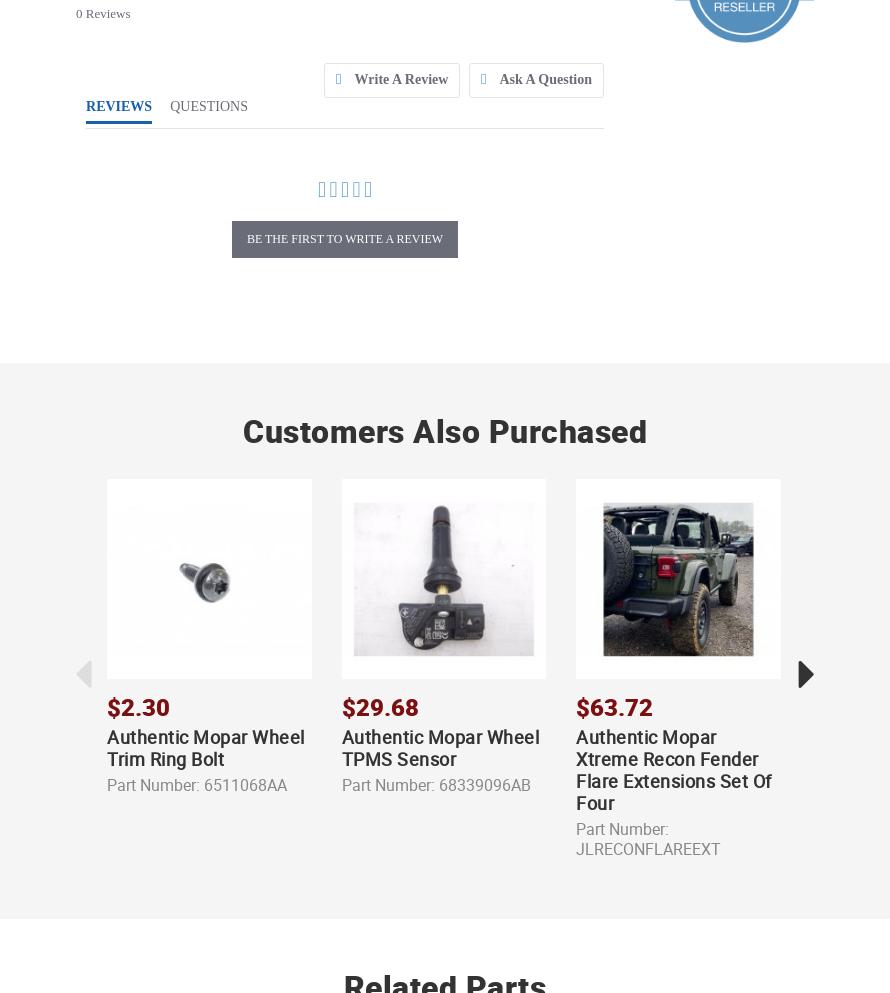 This screenshot has height=993, width=890. Describe the element at coordinates (205, 748) in the screenshot. I see `'Authentic Mopar Wheel Trim Ring Bolt'` at that location.